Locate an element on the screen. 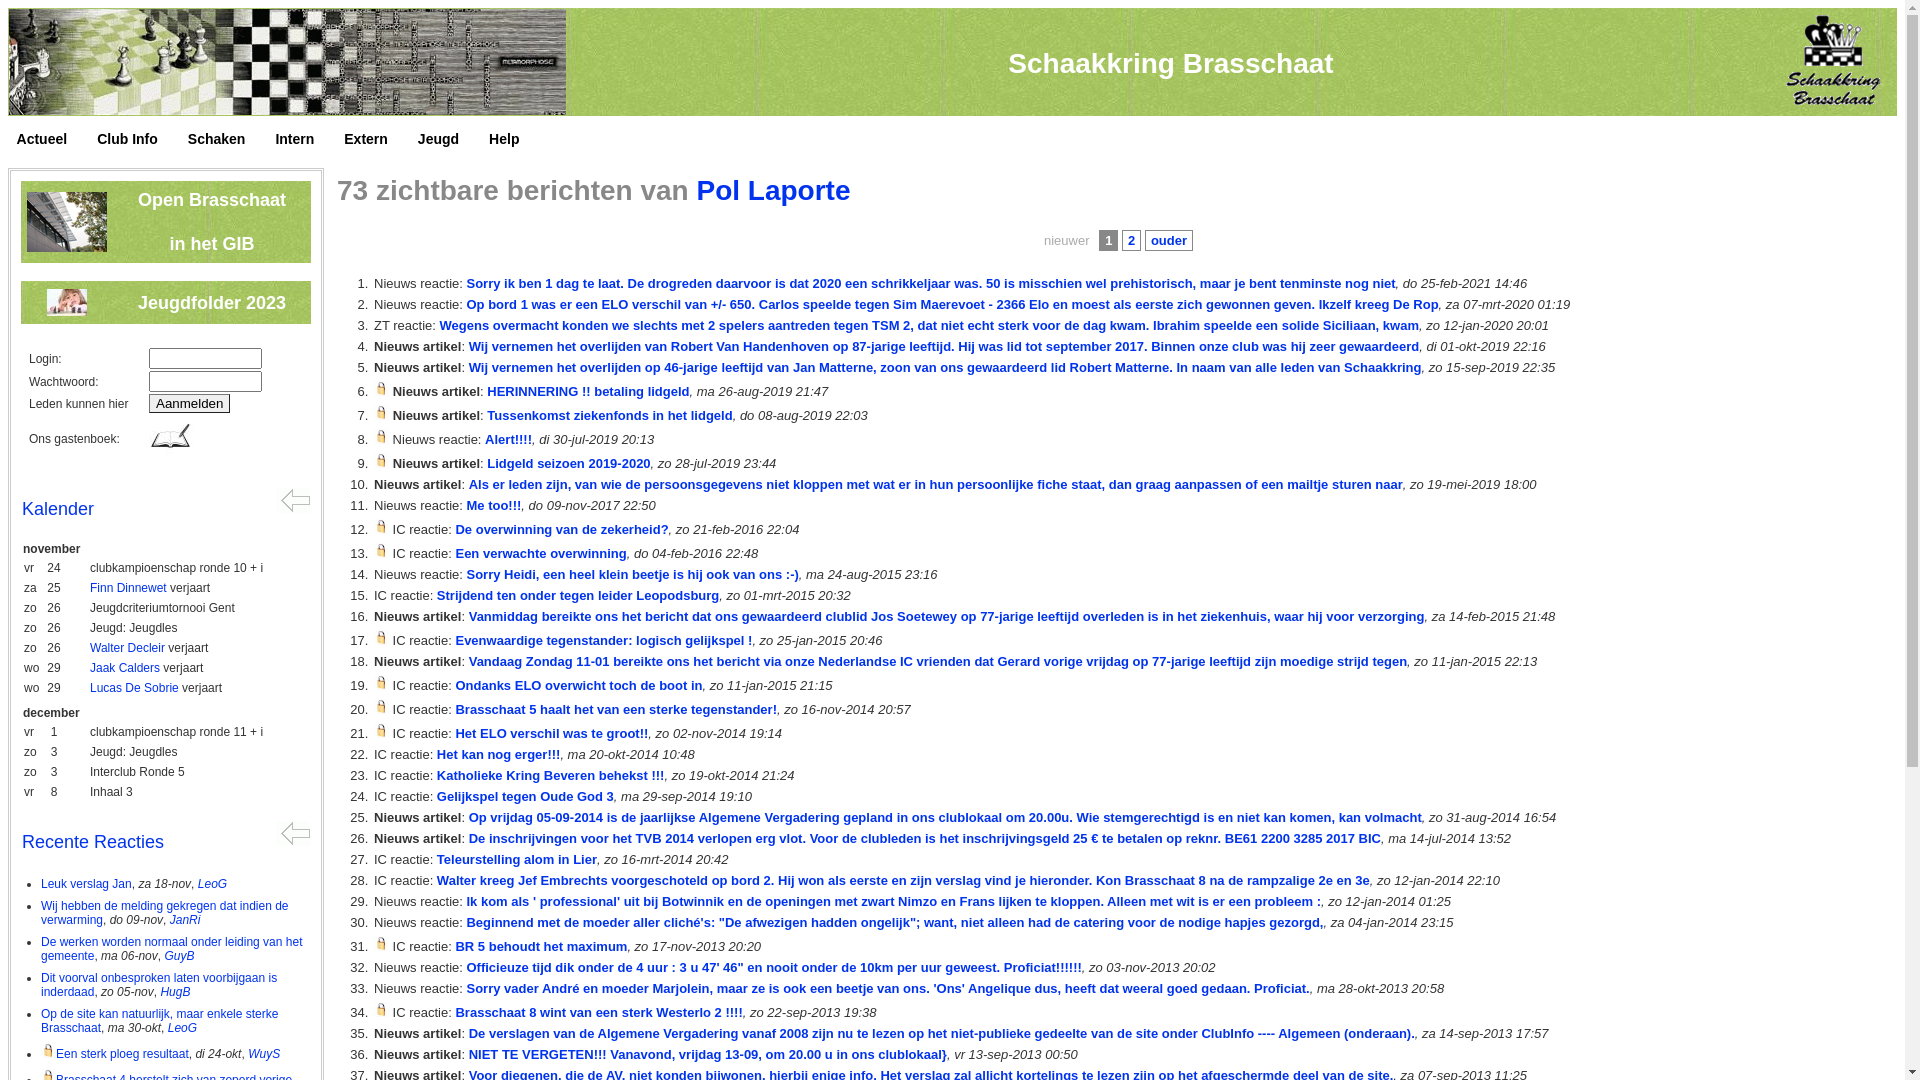 The image size is (1920, 1080). 'Enkel zichtbaar voor clubleden' is located at coordinates (381, 435).